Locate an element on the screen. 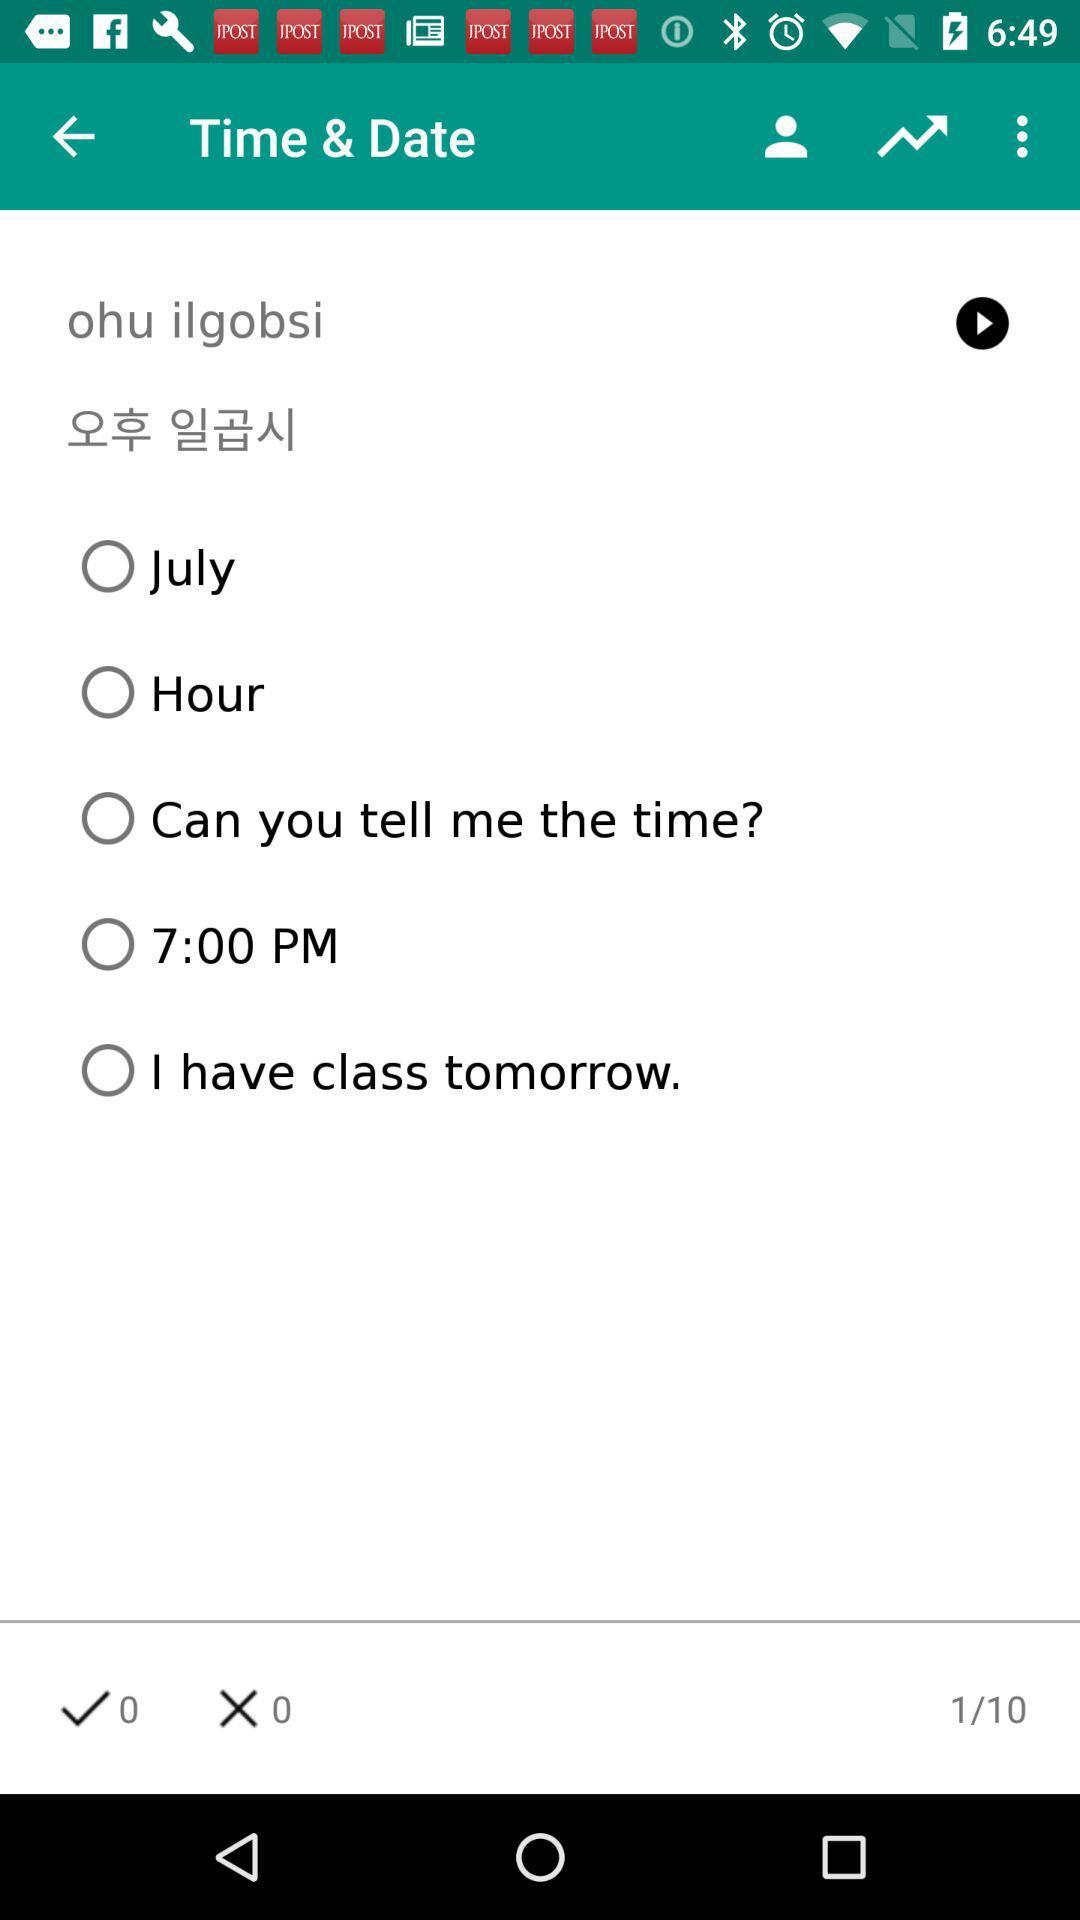 The image size is (1080, 1920). the 7:00 pm icon is located at coordinates (547, 943).